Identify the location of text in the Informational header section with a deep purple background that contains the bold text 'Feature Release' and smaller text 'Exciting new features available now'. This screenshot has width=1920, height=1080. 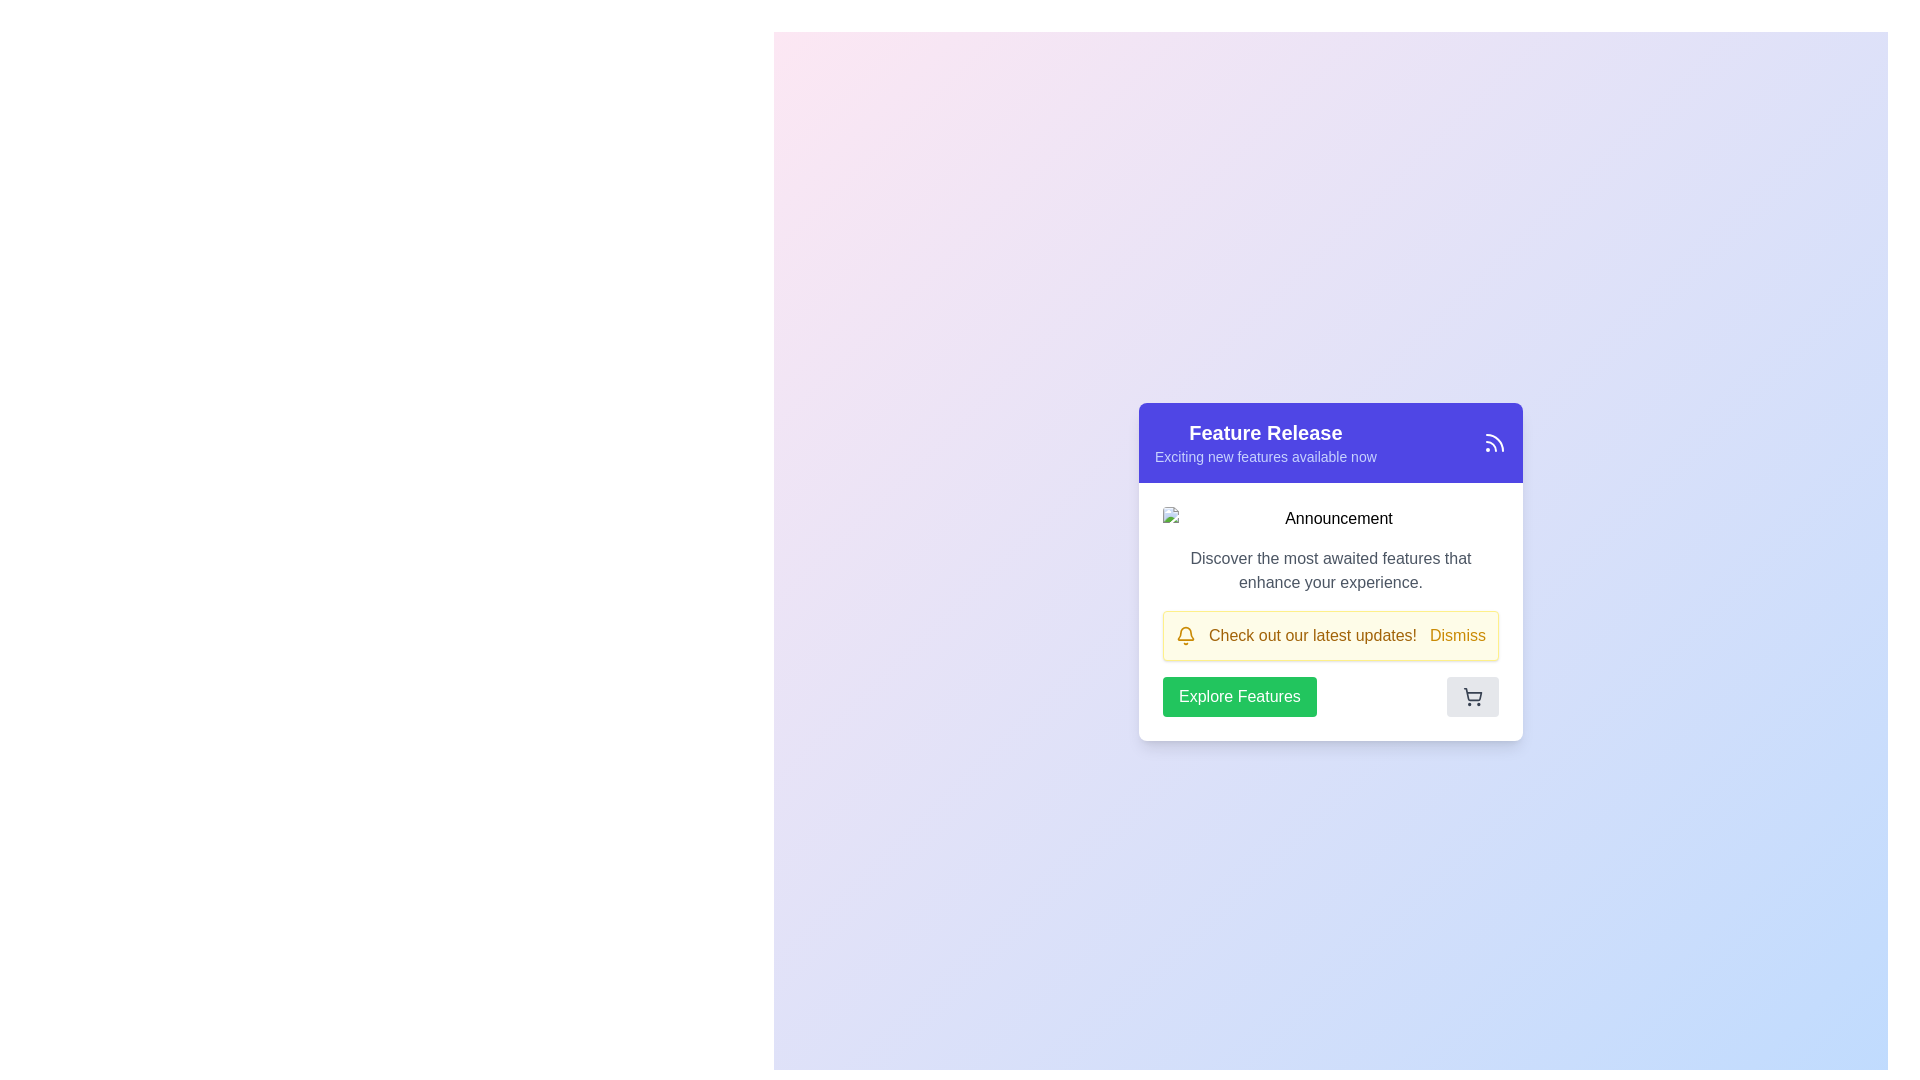
(1330, 442).